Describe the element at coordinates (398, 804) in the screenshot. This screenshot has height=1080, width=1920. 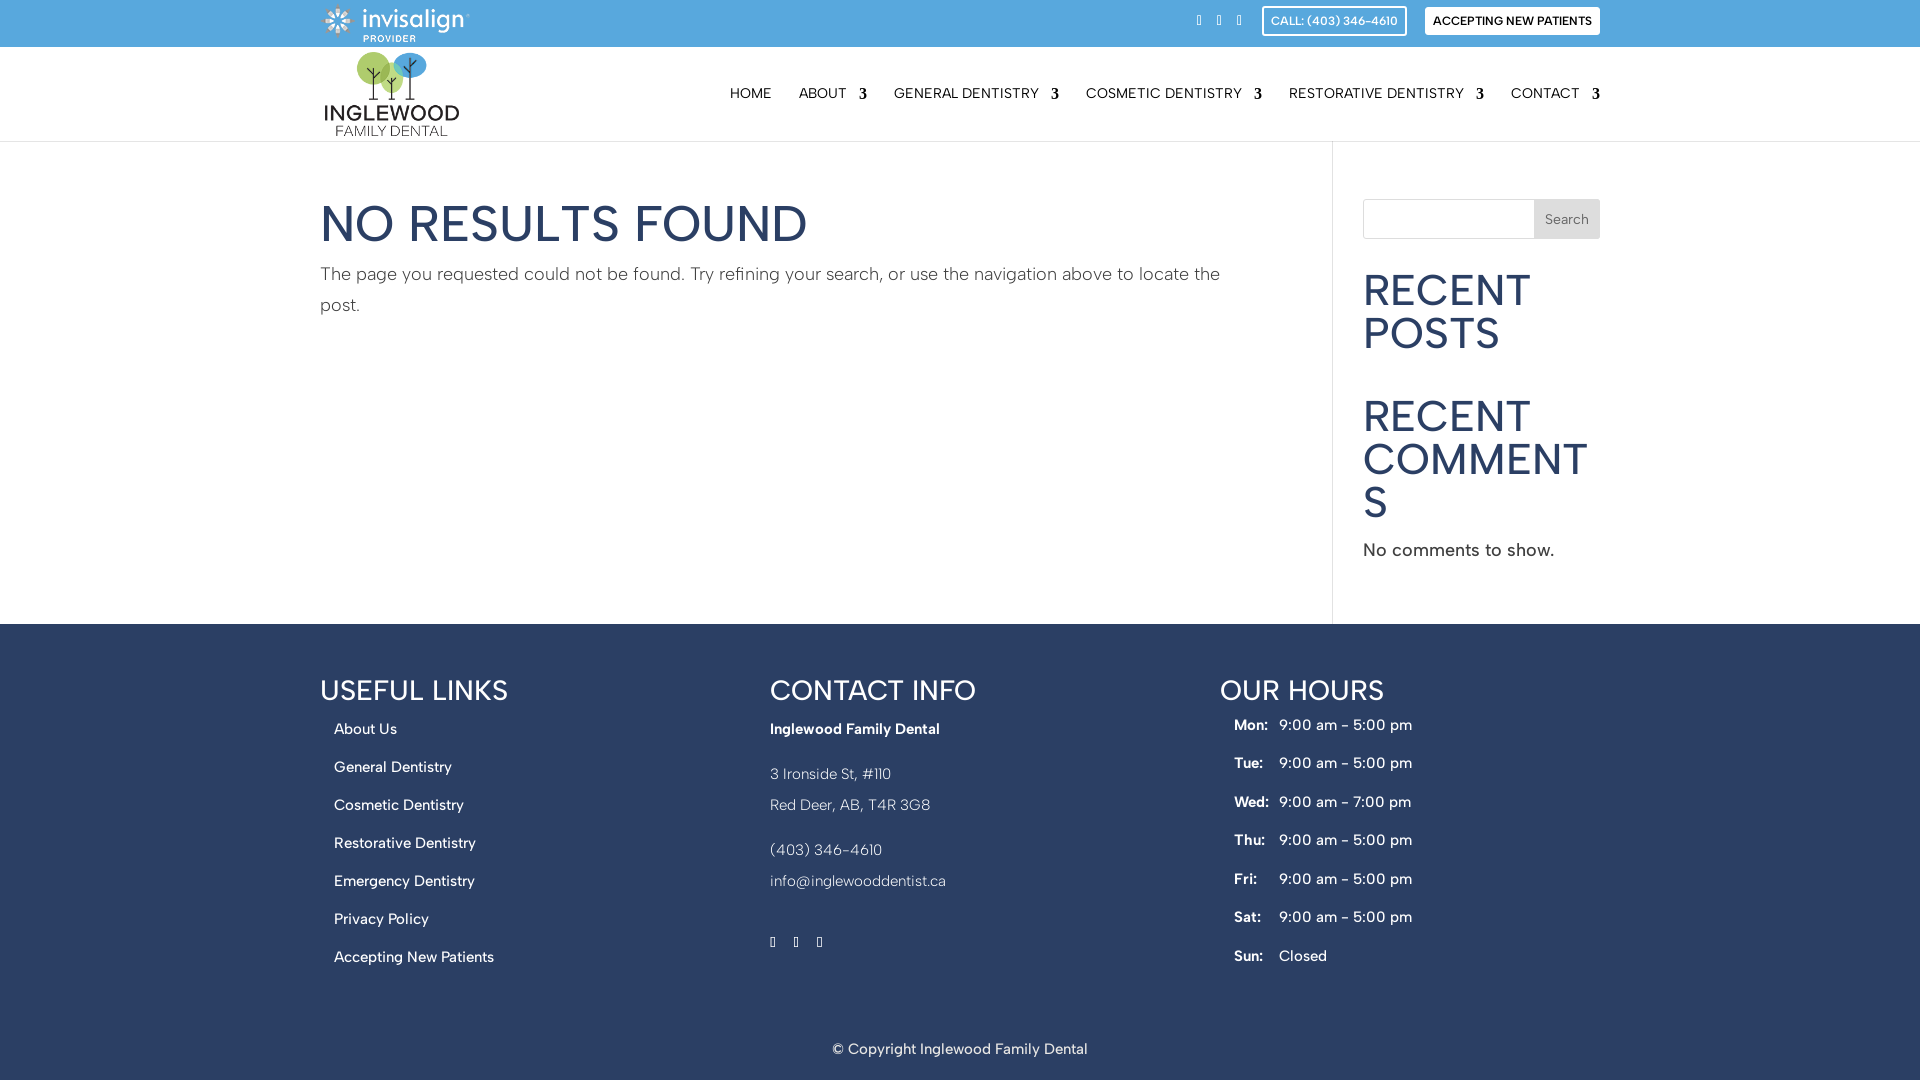
I see `'Cosmetic Dentistry'` at that location.